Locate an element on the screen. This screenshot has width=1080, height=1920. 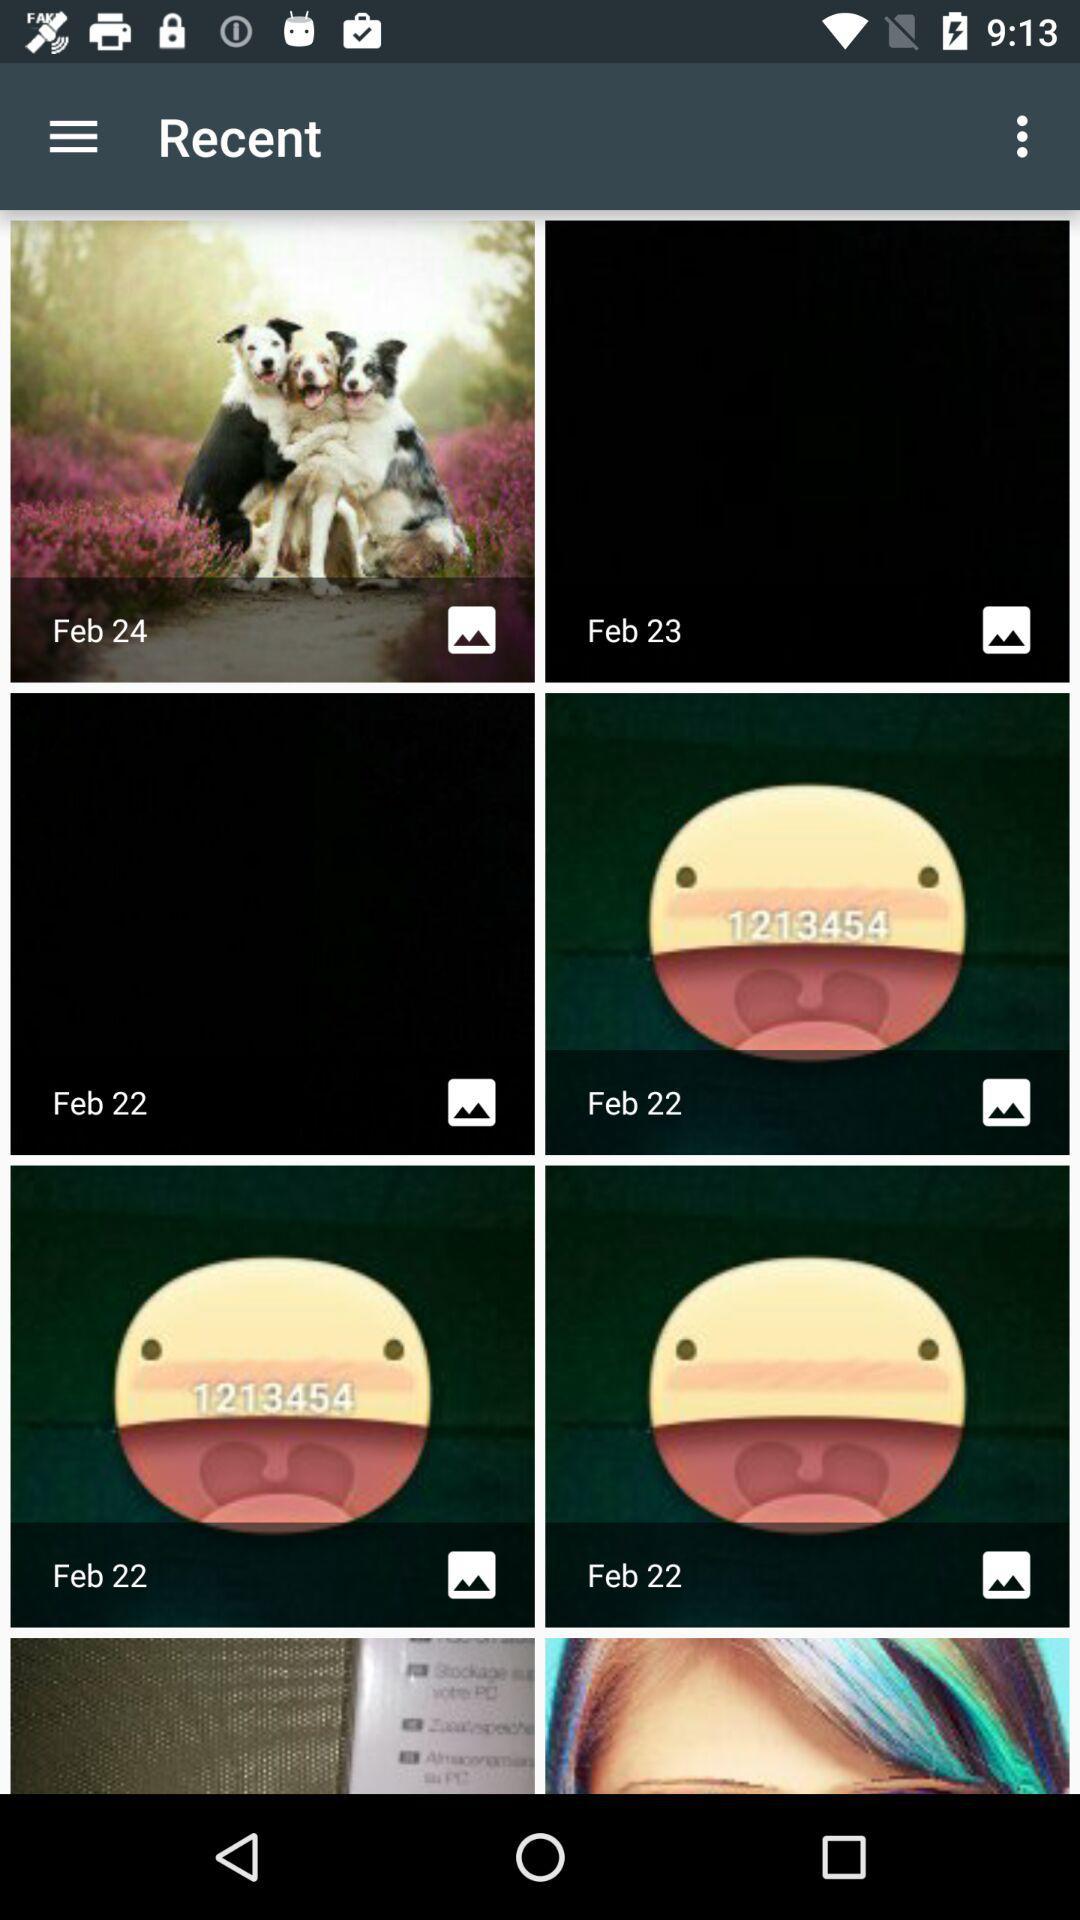
app to the right of the recent icon is located at coordinates (1027, 135).